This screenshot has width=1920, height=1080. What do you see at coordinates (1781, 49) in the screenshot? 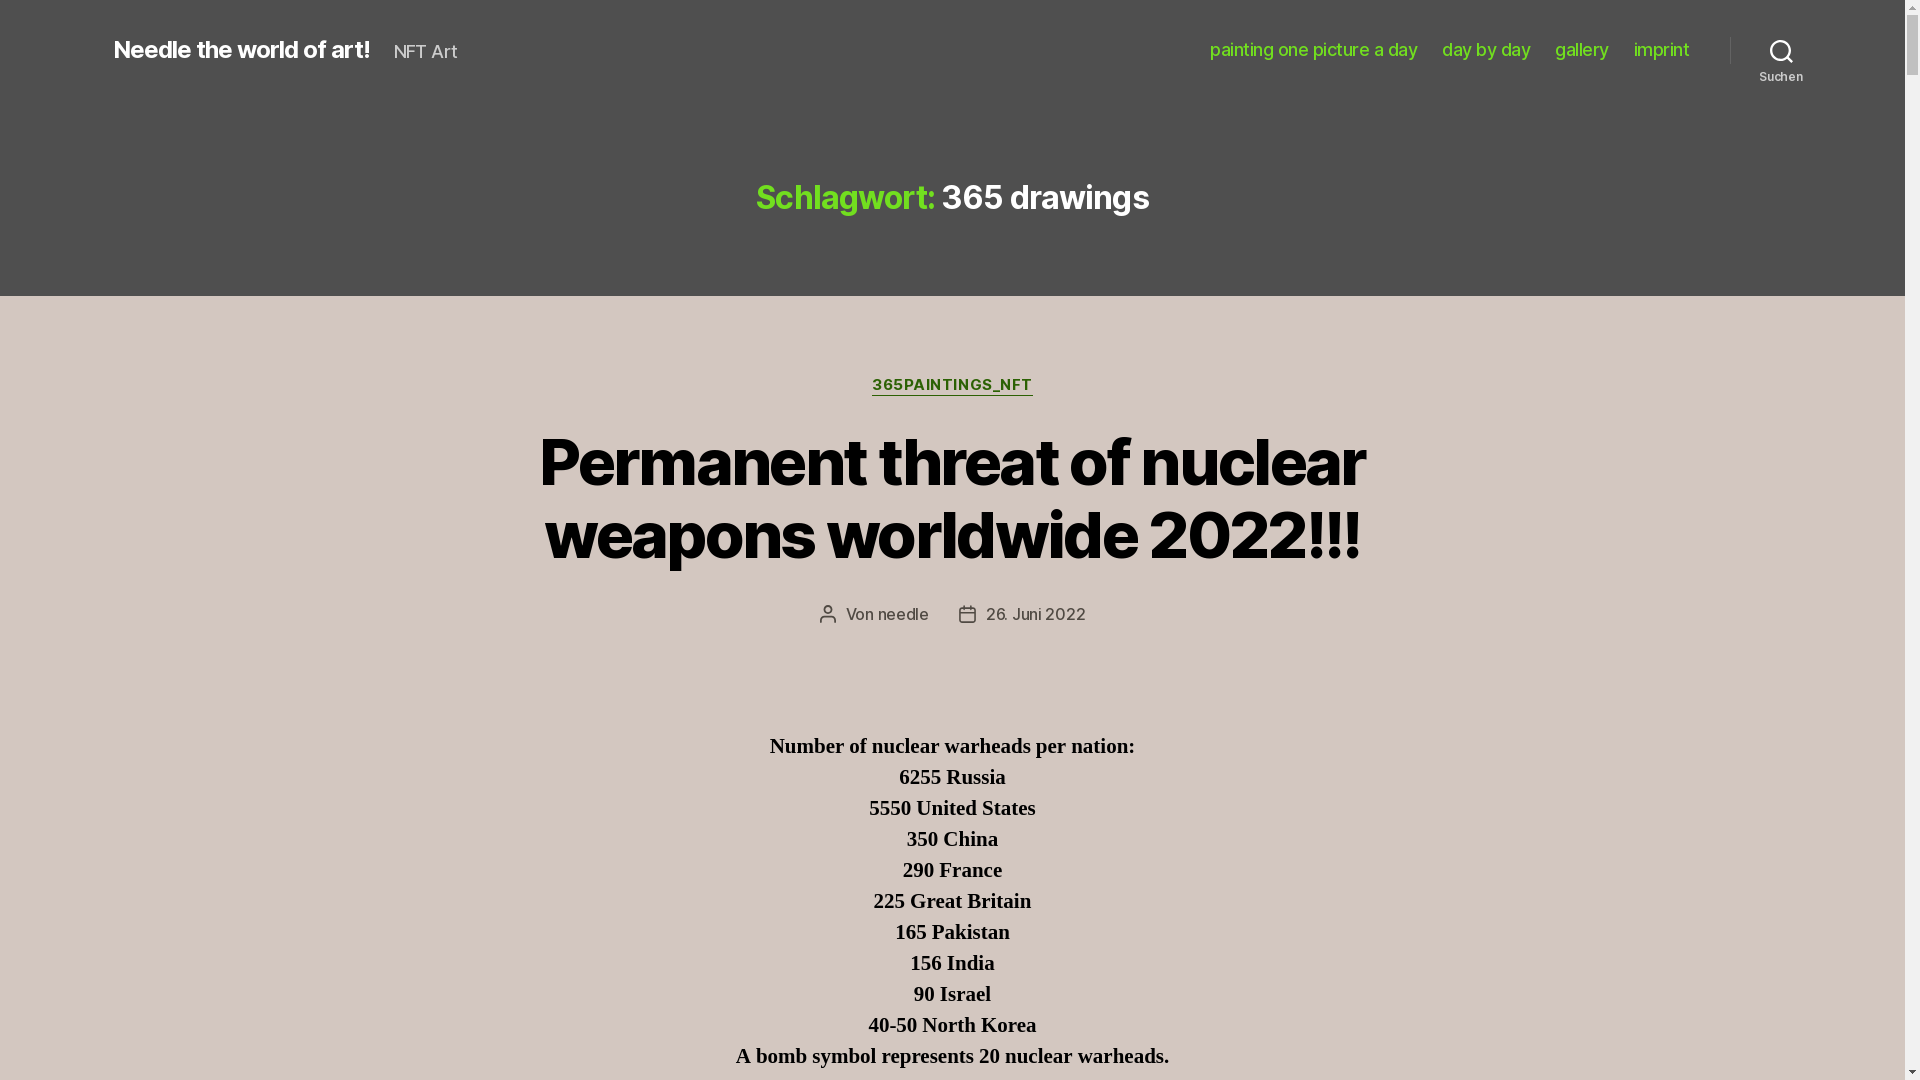
I see `'Suchen'` at bounding box center [1781, 49].